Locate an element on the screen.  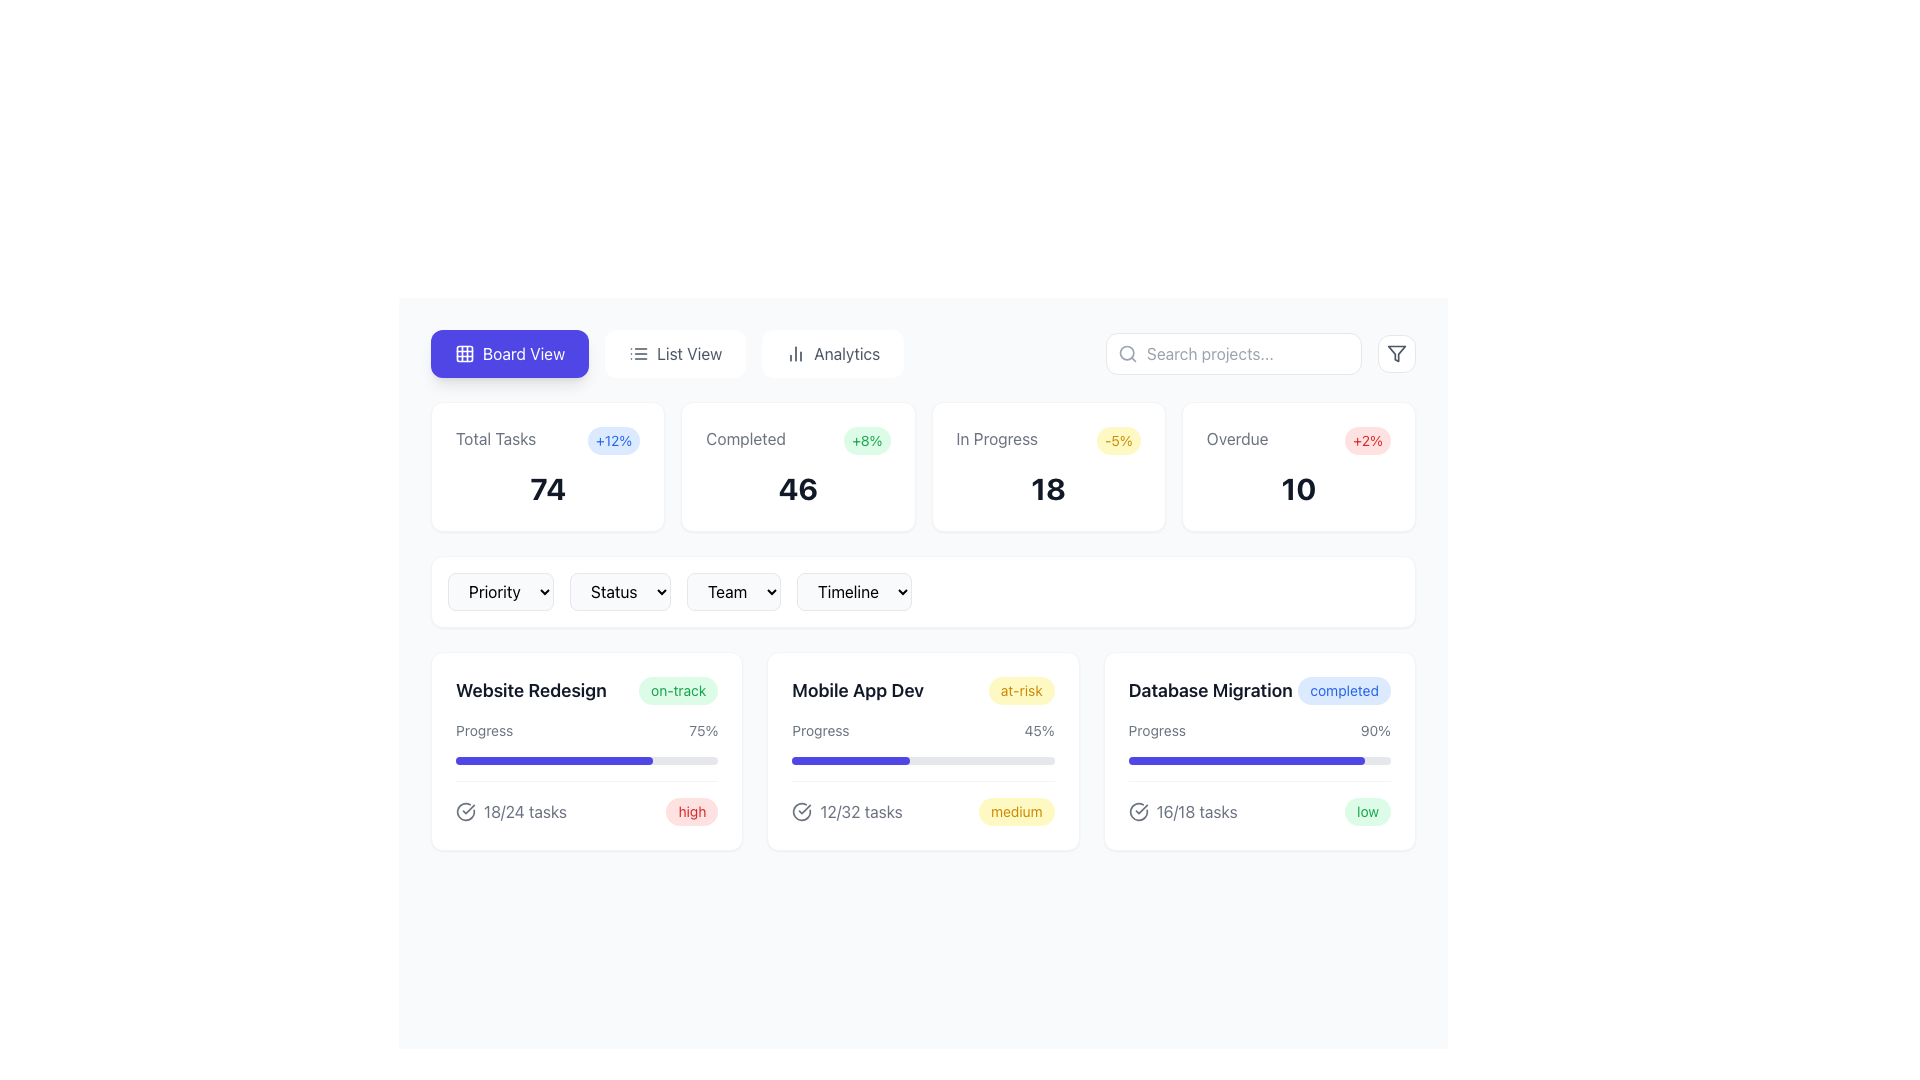
the title and status indicator for the project 'Mobile App Dev' in the second row of the dashboard, which indicates its status as 'at-risk' is located at coordinates (922, 689).